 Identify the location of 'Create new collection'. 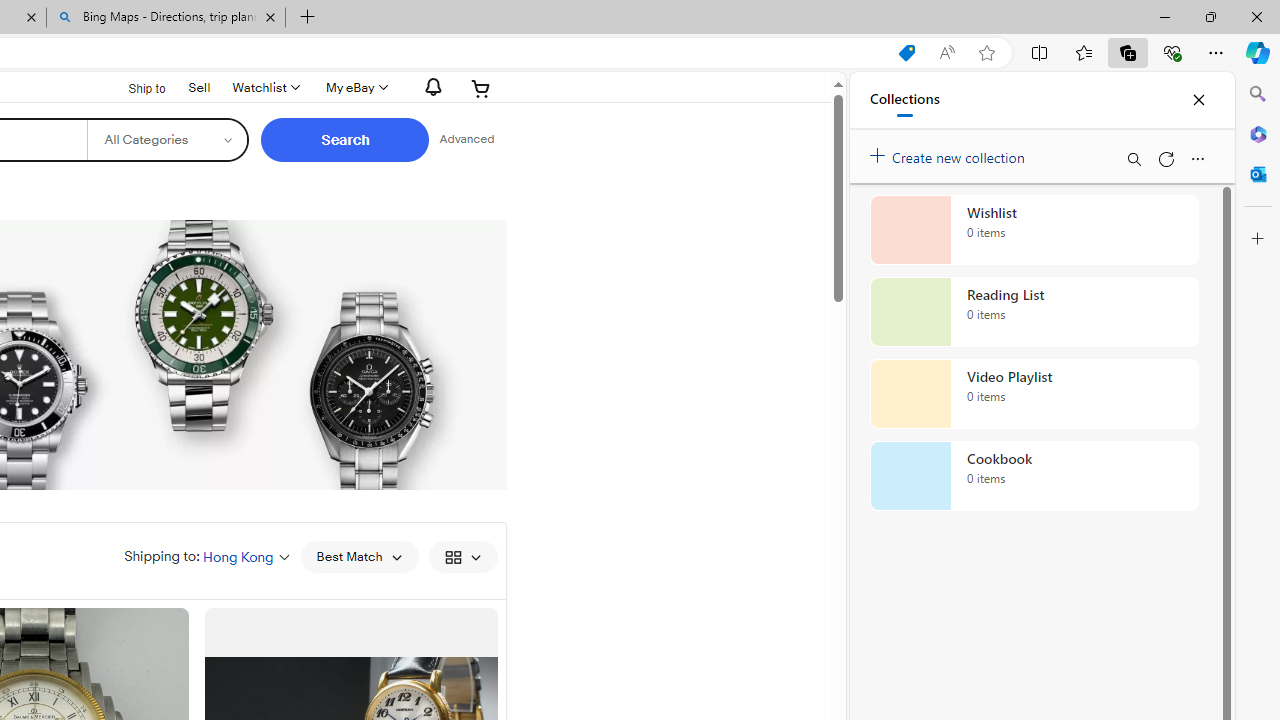
(950, 152).